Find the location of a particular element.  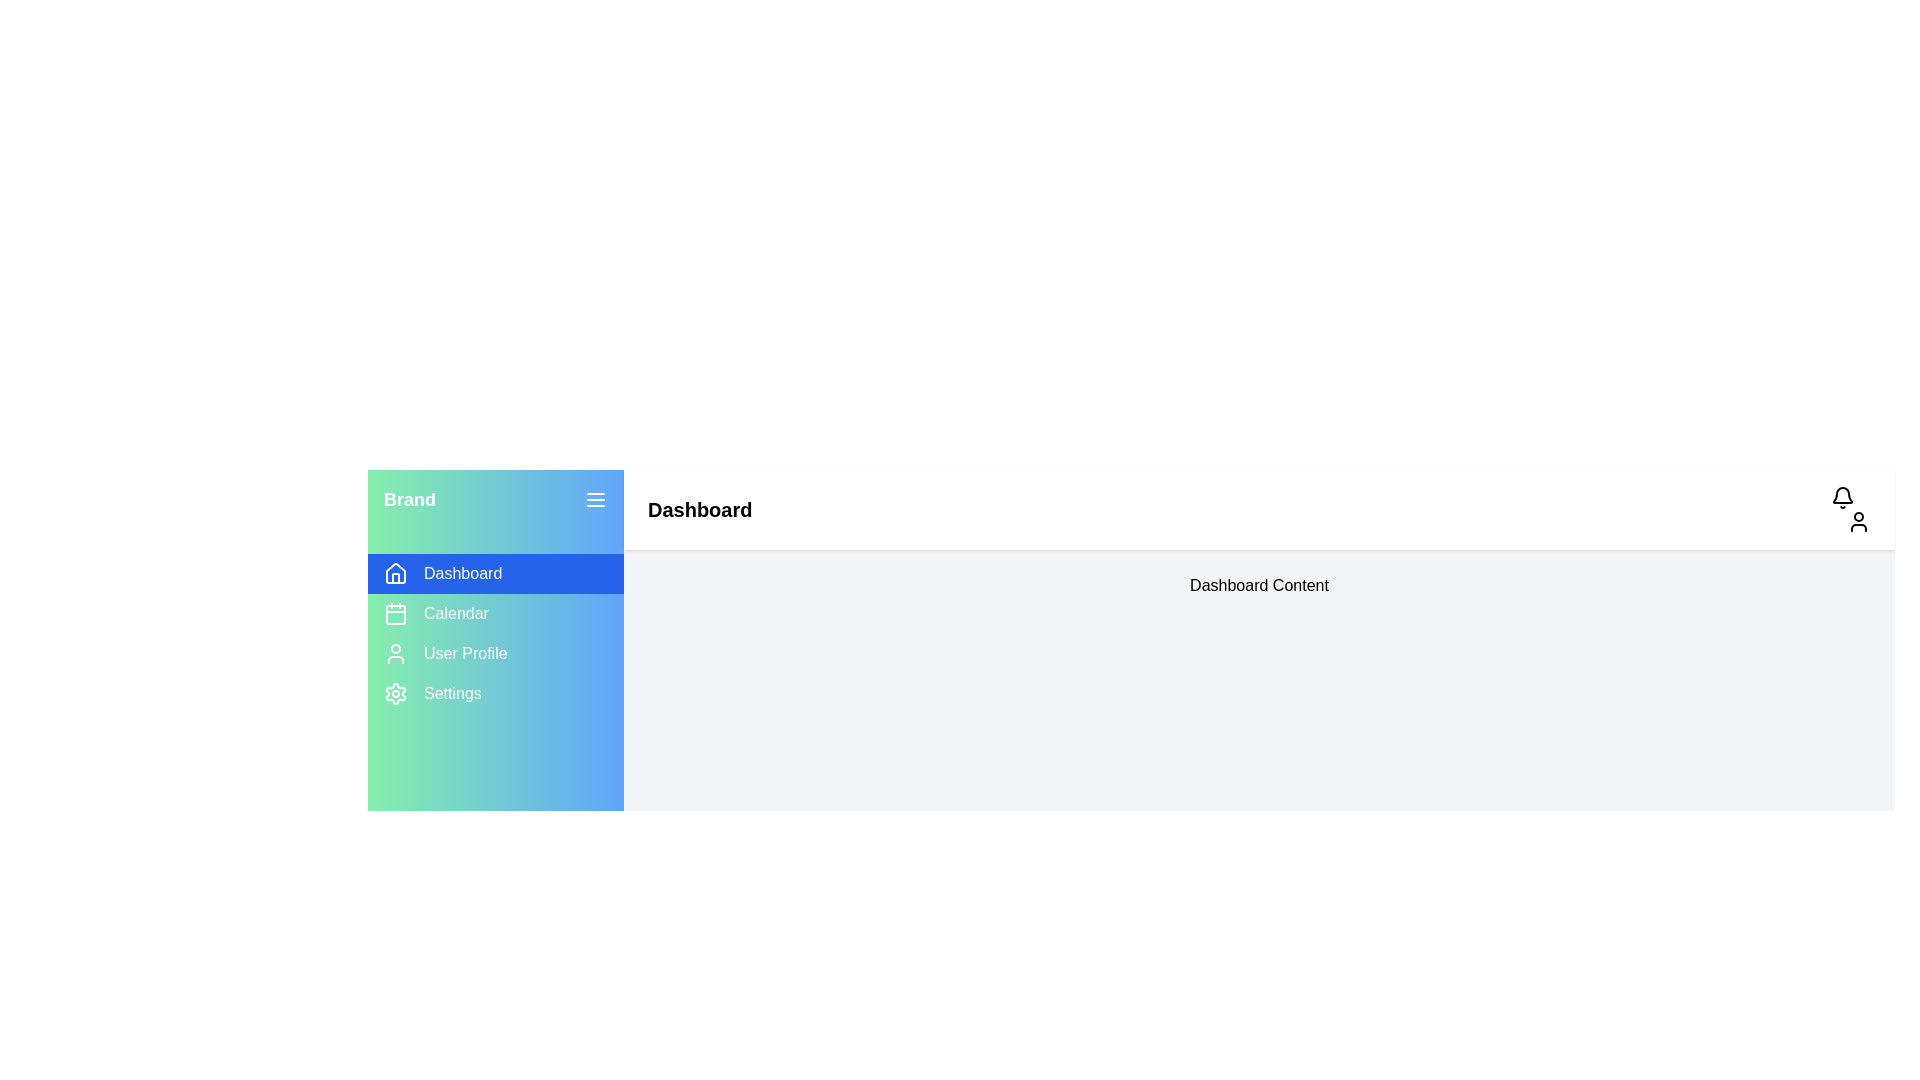

the bold, large-sized text label reading 'Brand', which is styled in white and located in the top left corner of the interface within the navigation sidebar is located at coordinates (408, 499).